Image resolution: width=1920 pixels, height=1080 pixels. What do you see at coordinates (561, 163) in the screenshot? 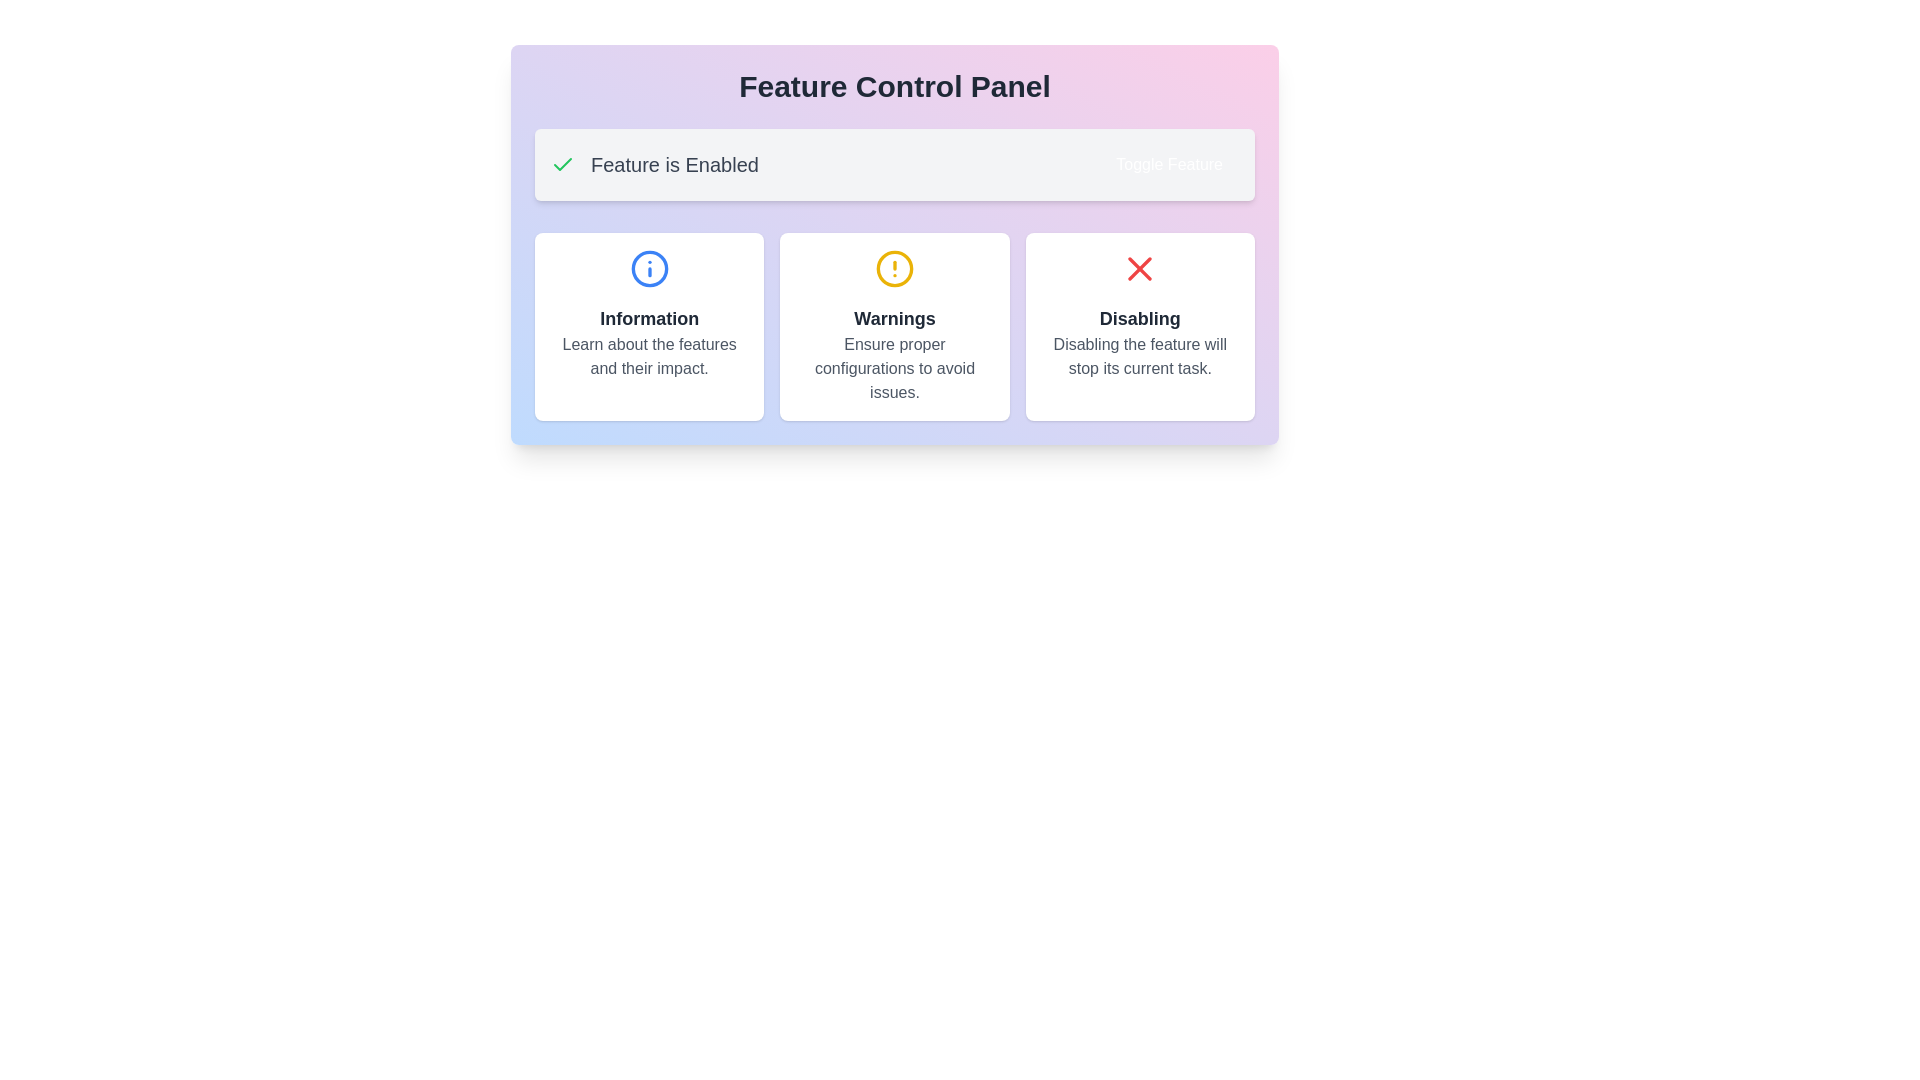
I see `the green check mark icon located at the top-left side of the checkbox label 'Feature is Enabled'` at bounding box center [561, 163].